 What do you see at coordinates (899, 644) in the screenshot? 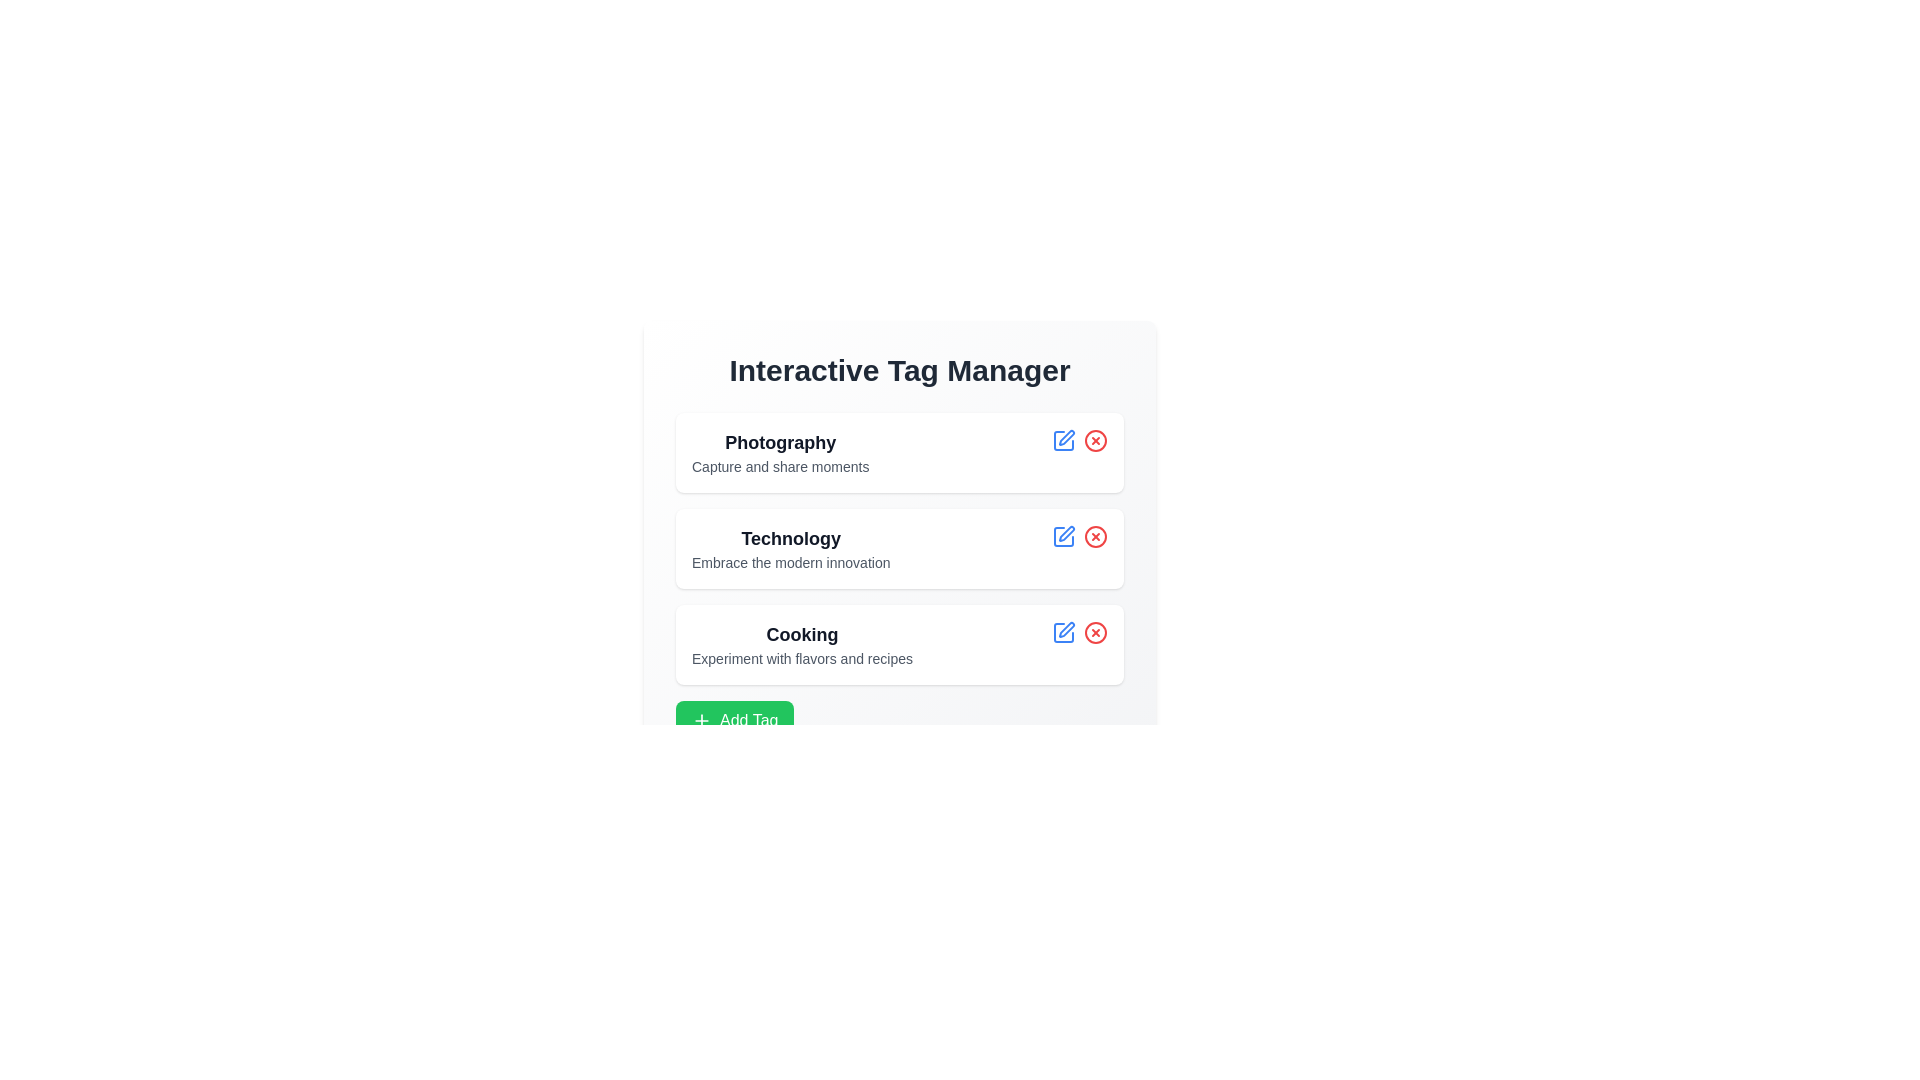
I see `description text 'Experiment with flavors and recipes' below the title 'Cooking' on the third List card with actions in the 'Interactive Tag Manager'` at bounding box center [899, 644].